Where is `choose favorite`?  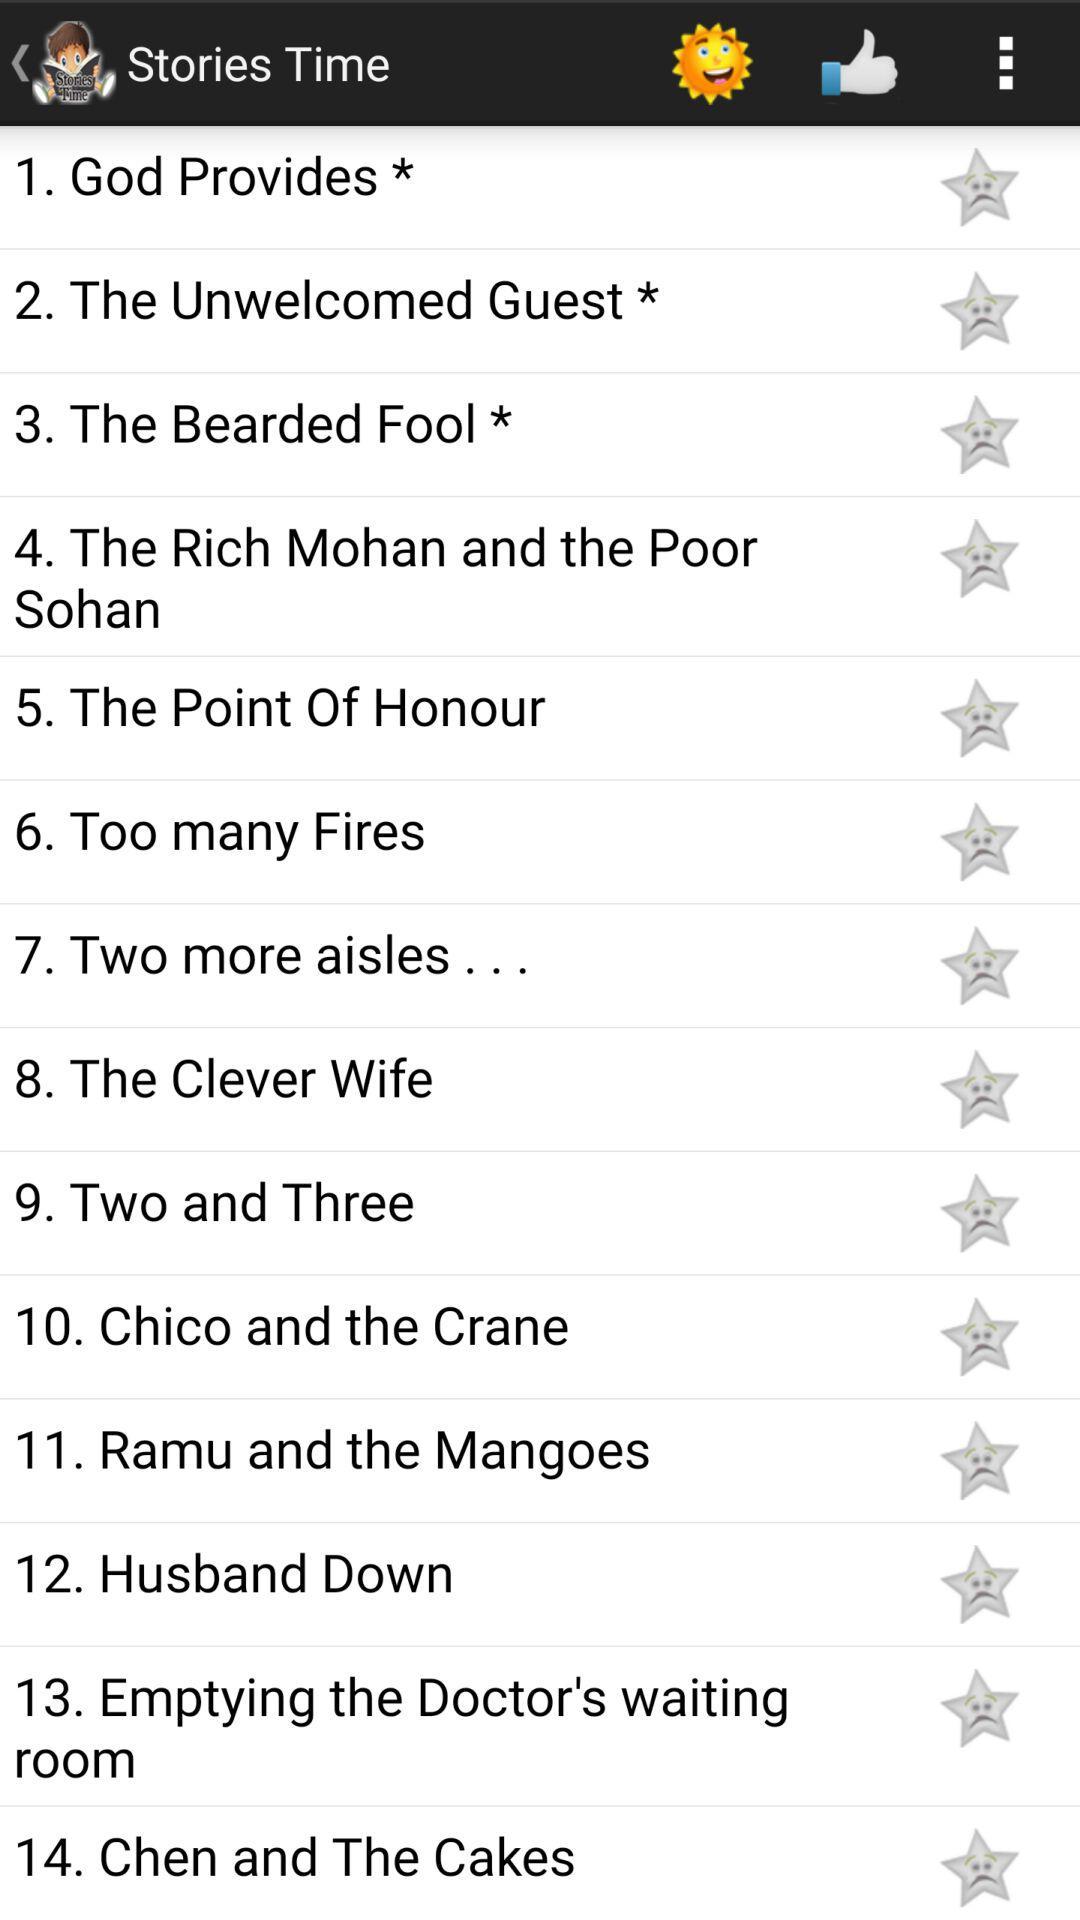 choose favorite is located at coordinates (978, 309).